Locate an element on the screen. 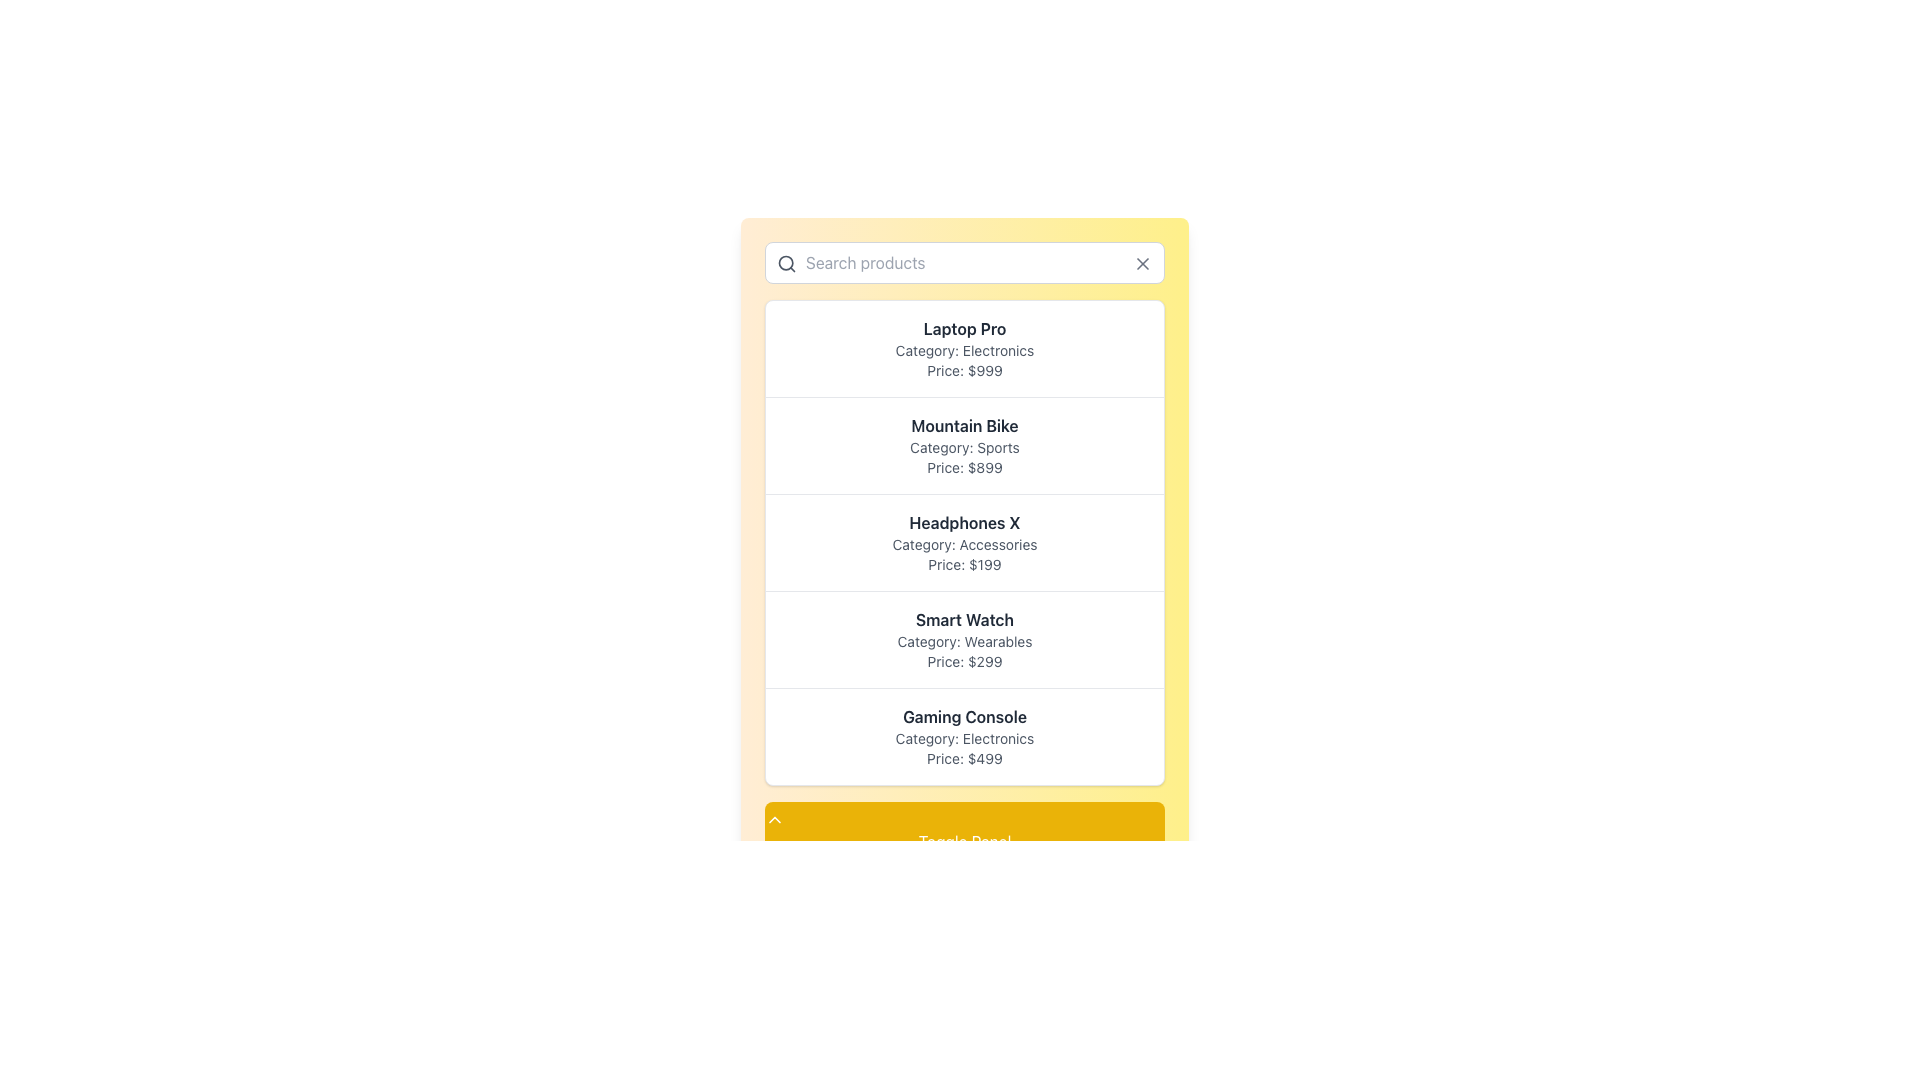 This screenshot has height=1080, width=1920. the static text label displaying the category information for 'Headphones X', located between the title and price in the product list is located at coordinates (964, 544).